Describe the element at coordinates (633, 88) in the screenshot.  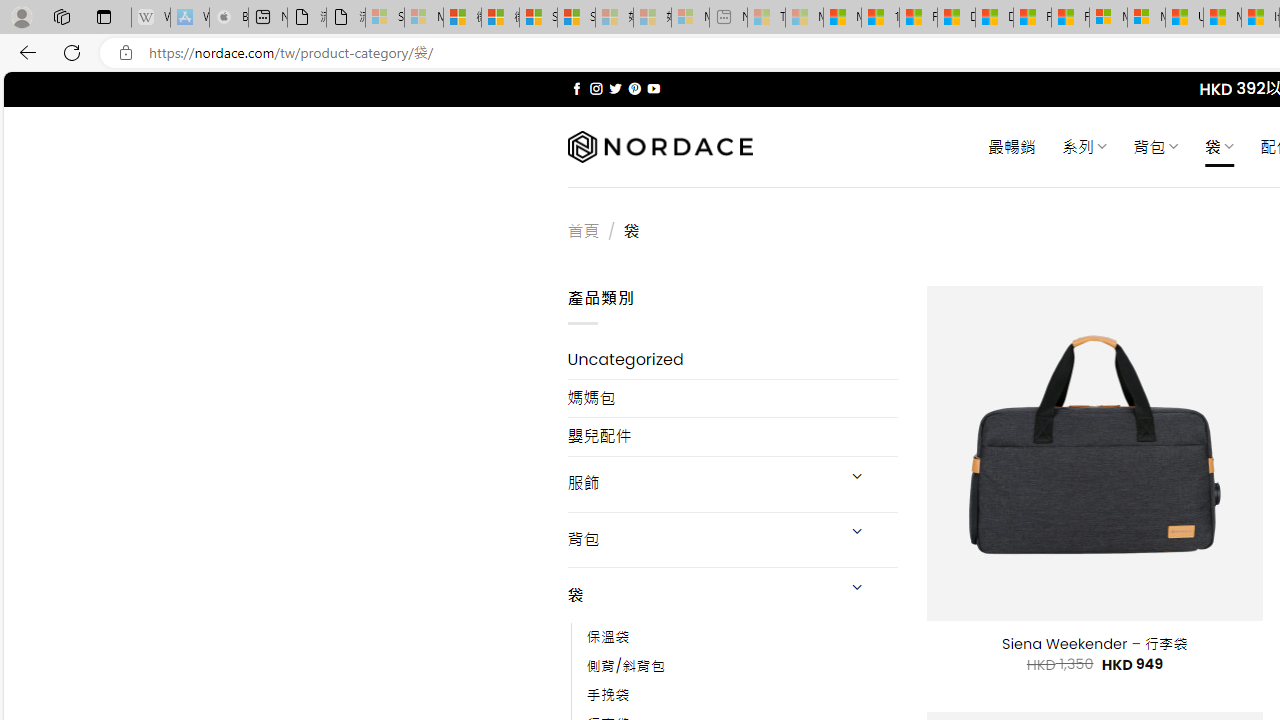
I see `'Follow on Pinterest'` at that location.